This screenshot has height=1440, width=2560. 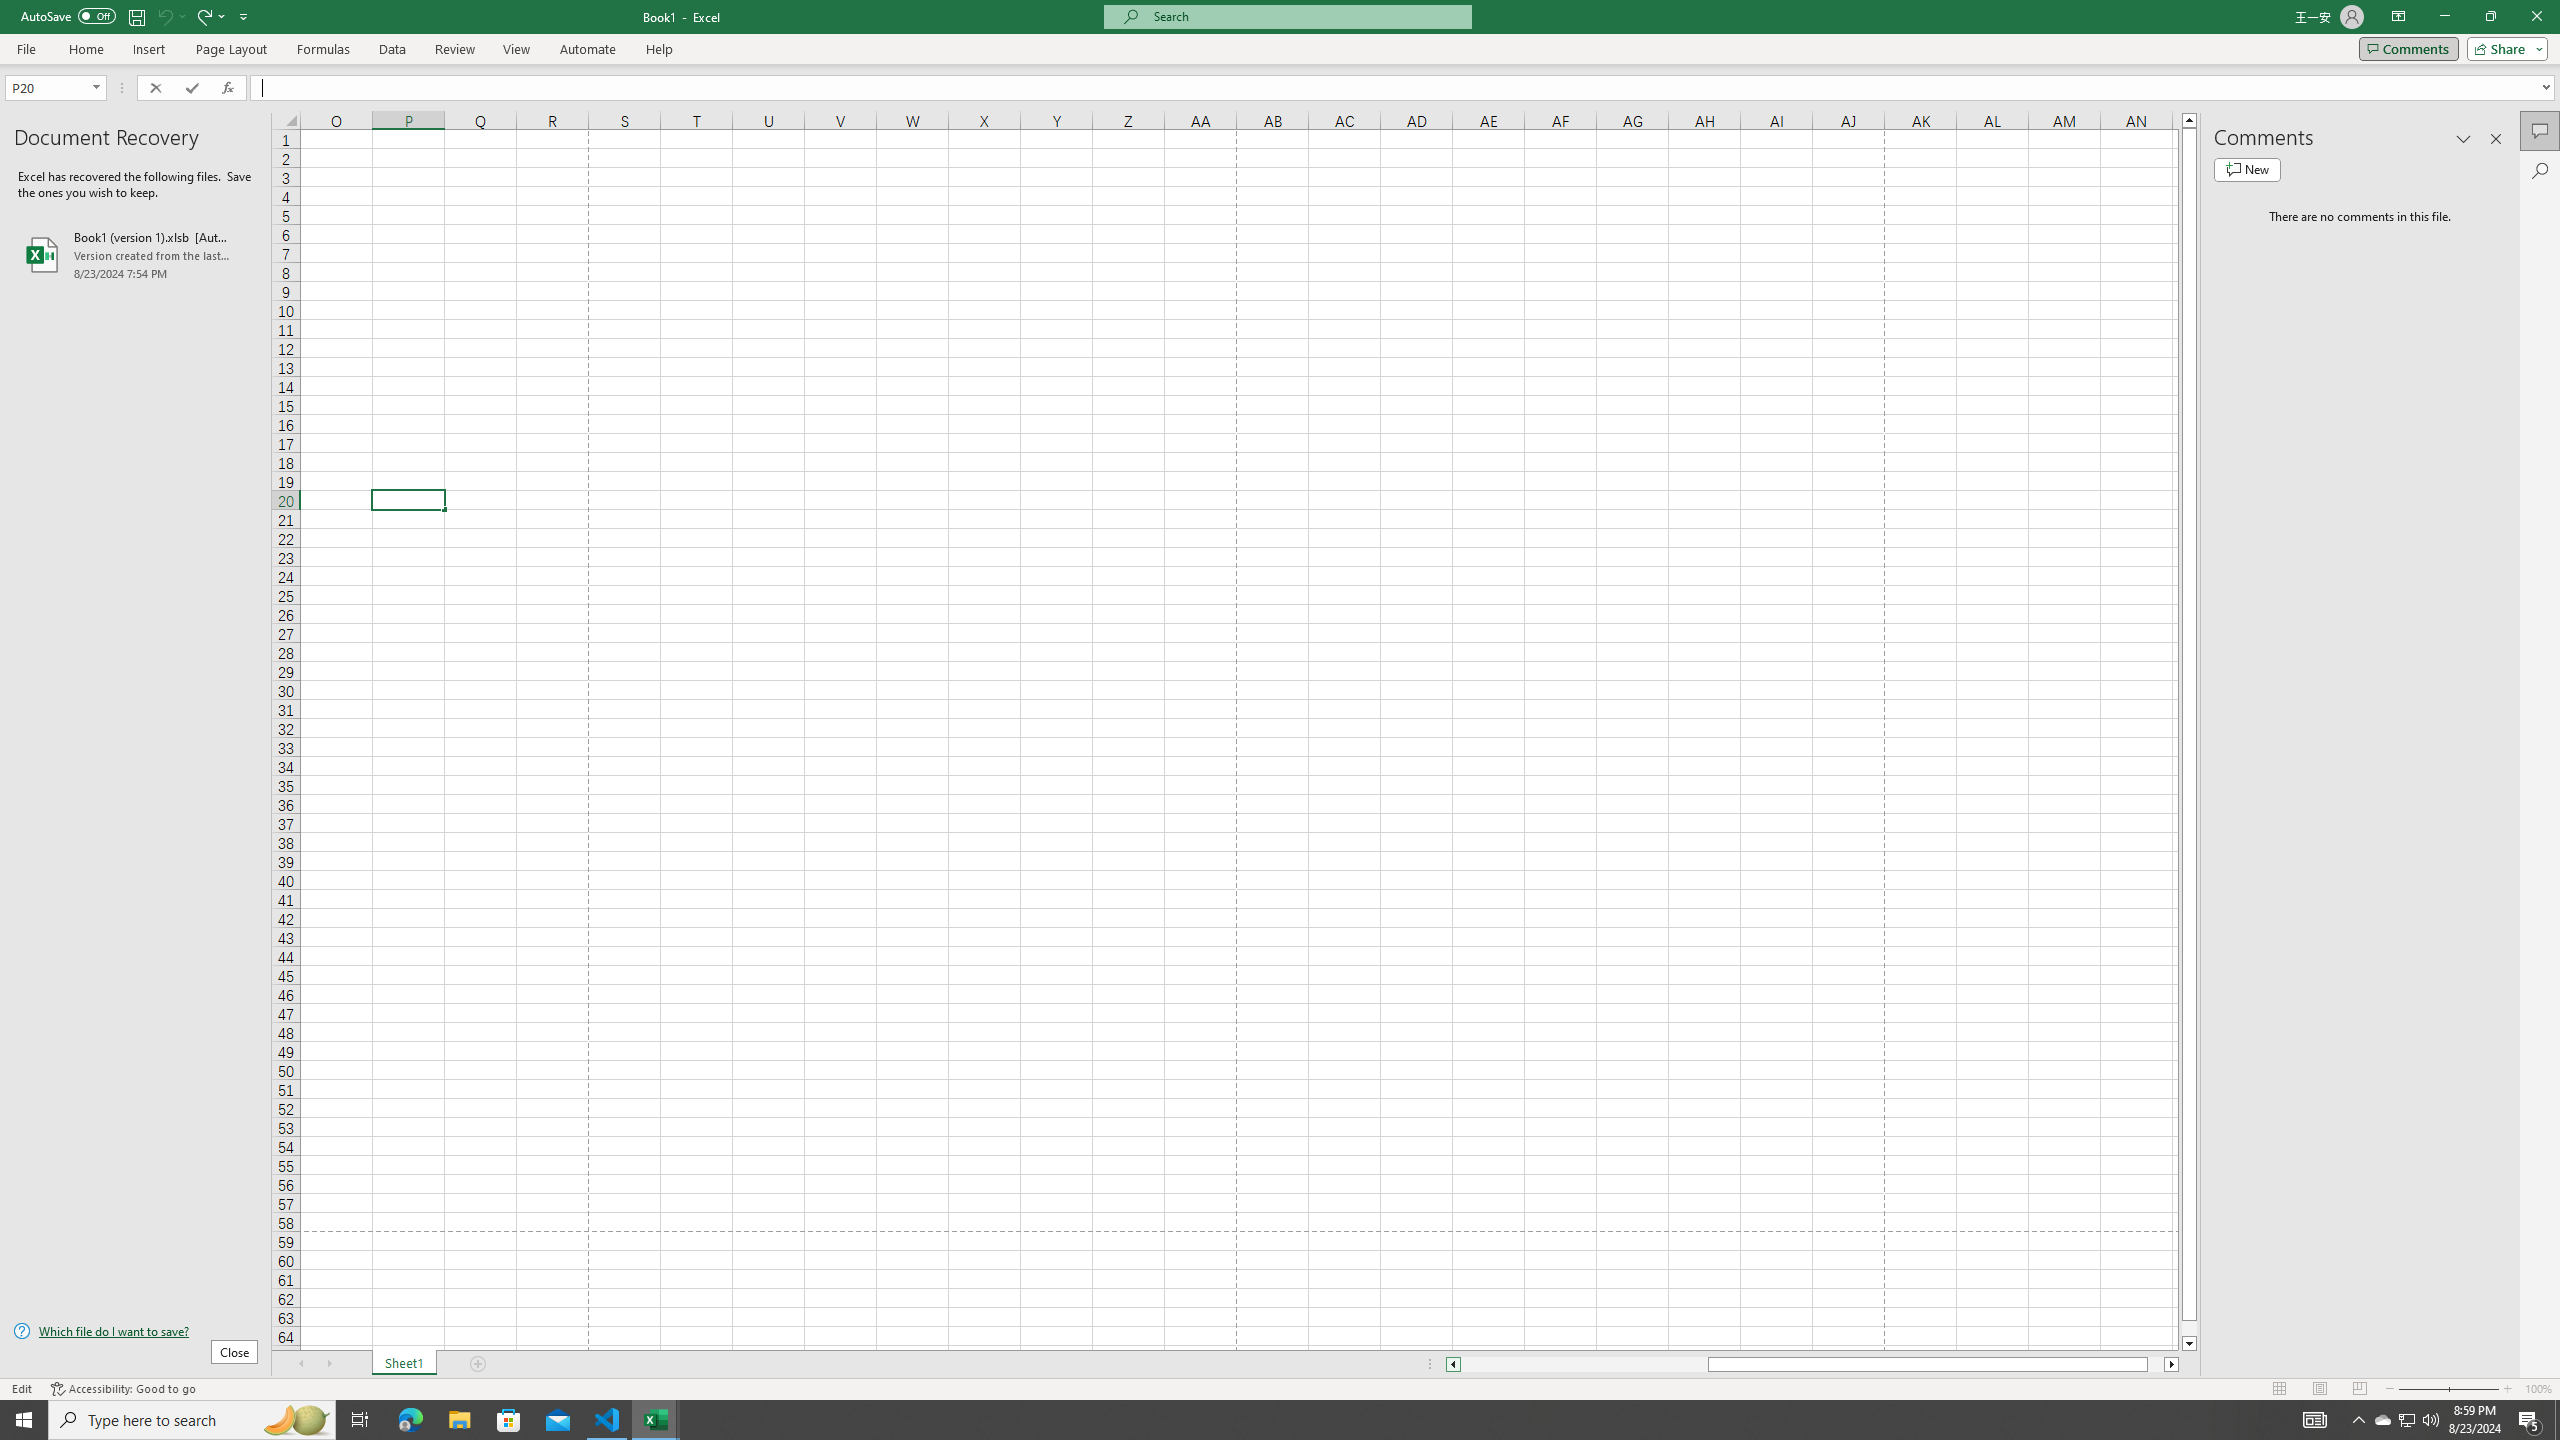 I want to click on 'New comment', so click(x=2246, y=168).